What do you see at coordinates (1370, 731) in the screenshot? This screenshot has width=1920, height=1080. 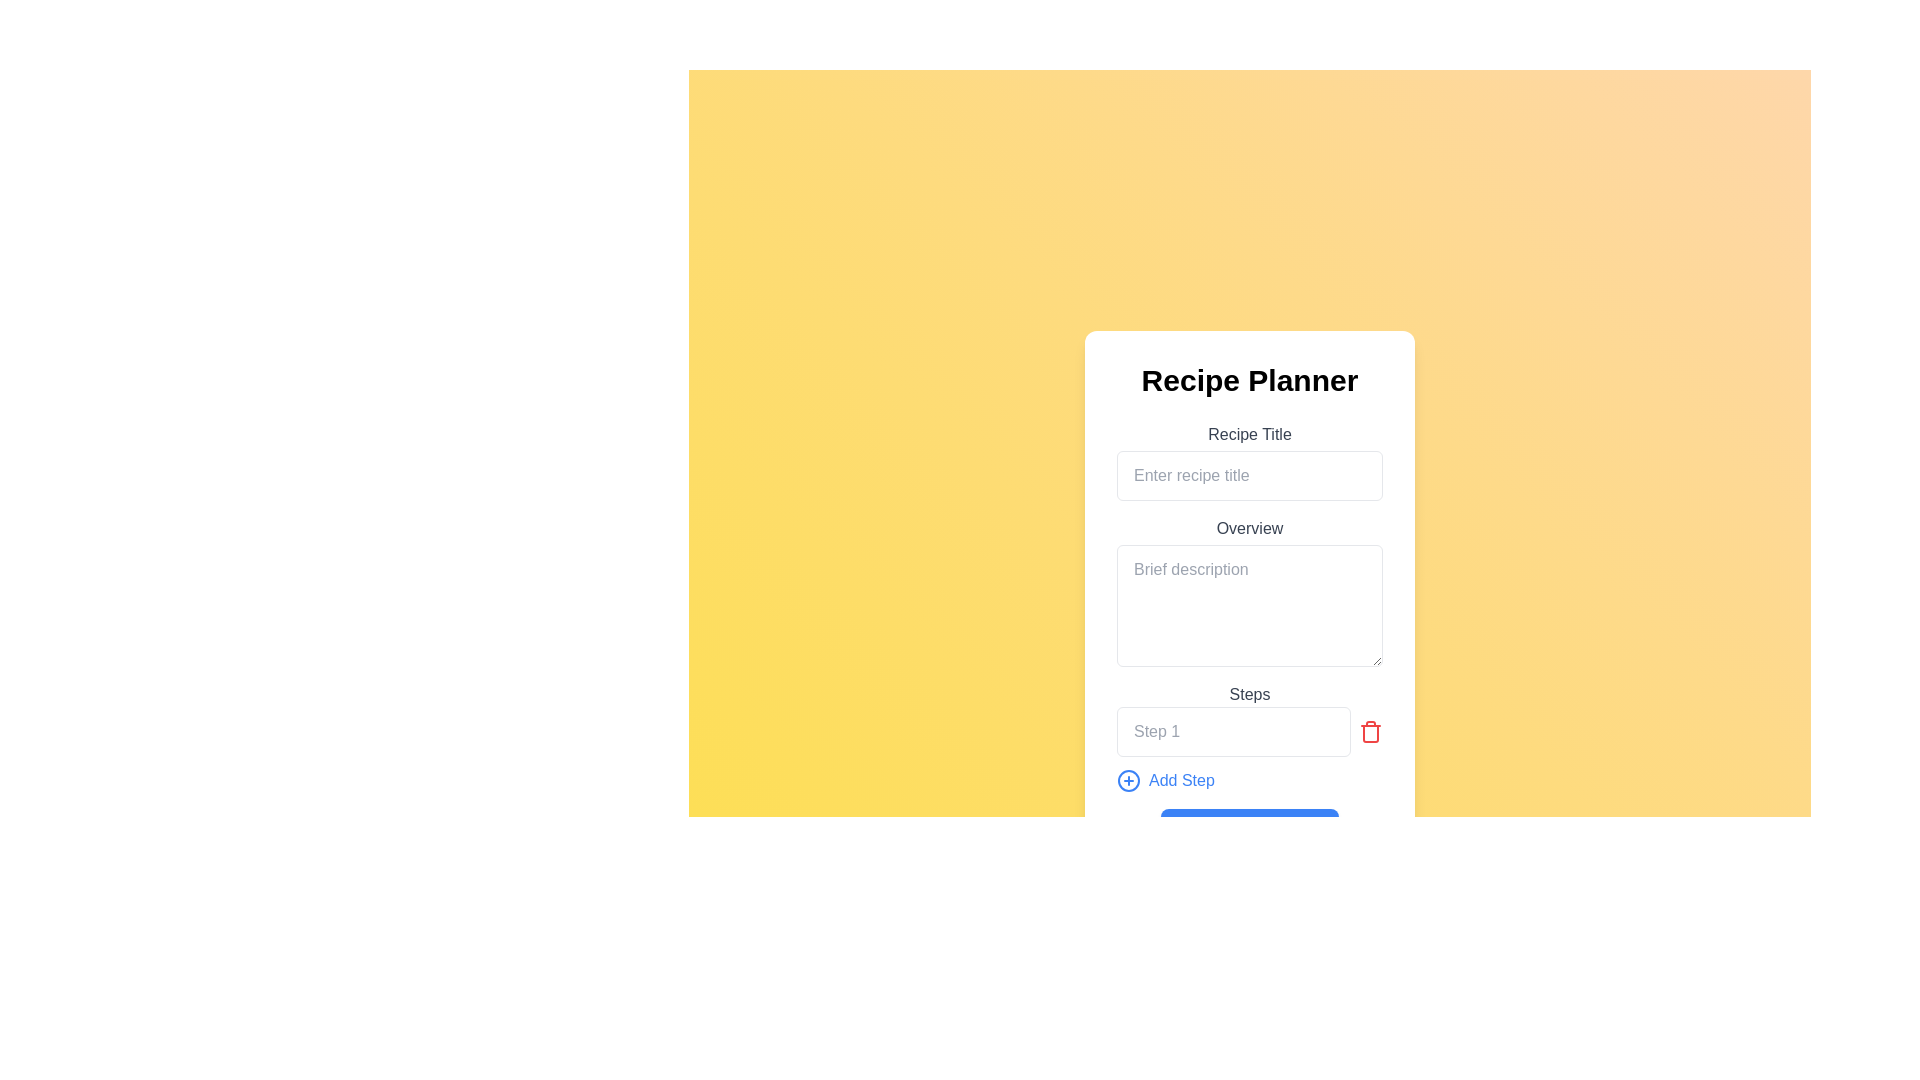 I see `the red trash bin icon button located to the right of the 'Step 1' text input box` at bounding box center [1370, 731].